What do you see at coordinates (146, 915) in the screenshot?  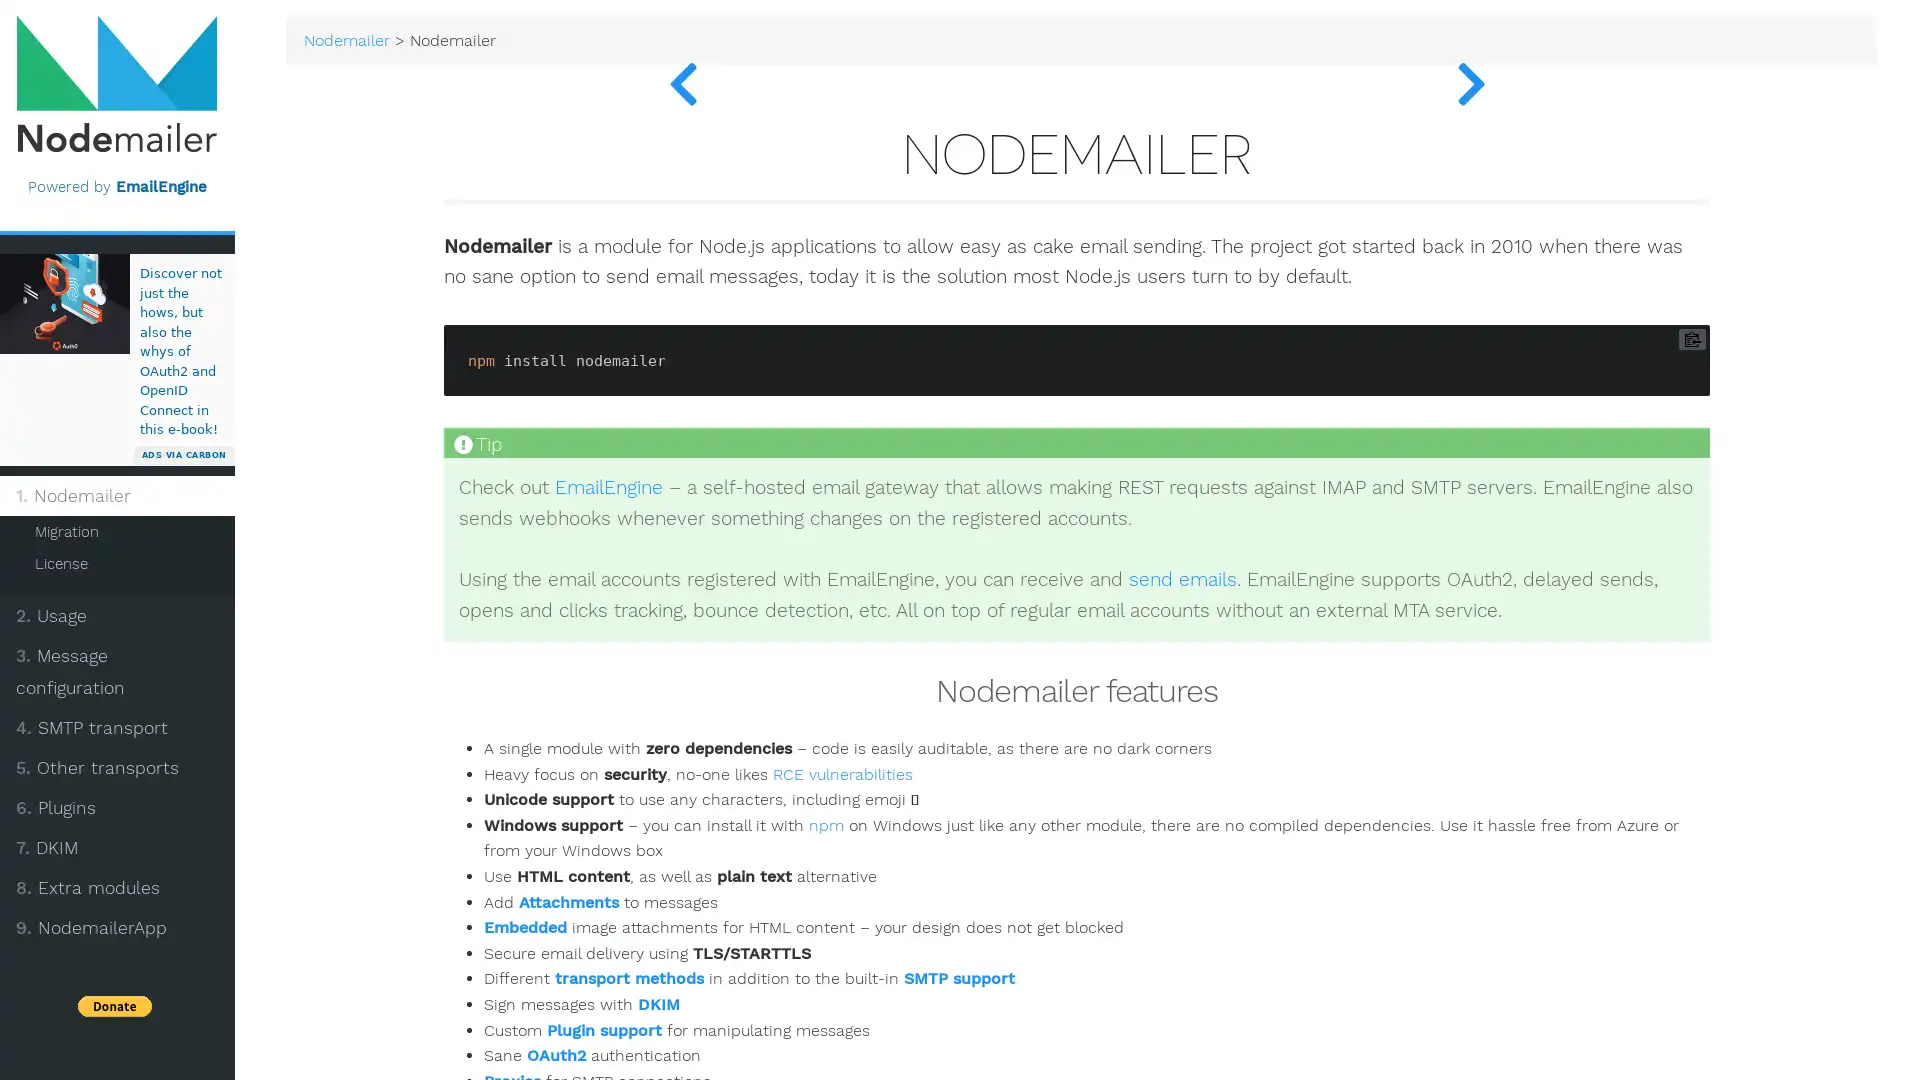 I see `PayPal - The safer, easier way to pay online!` at bounding box center [146, 915].